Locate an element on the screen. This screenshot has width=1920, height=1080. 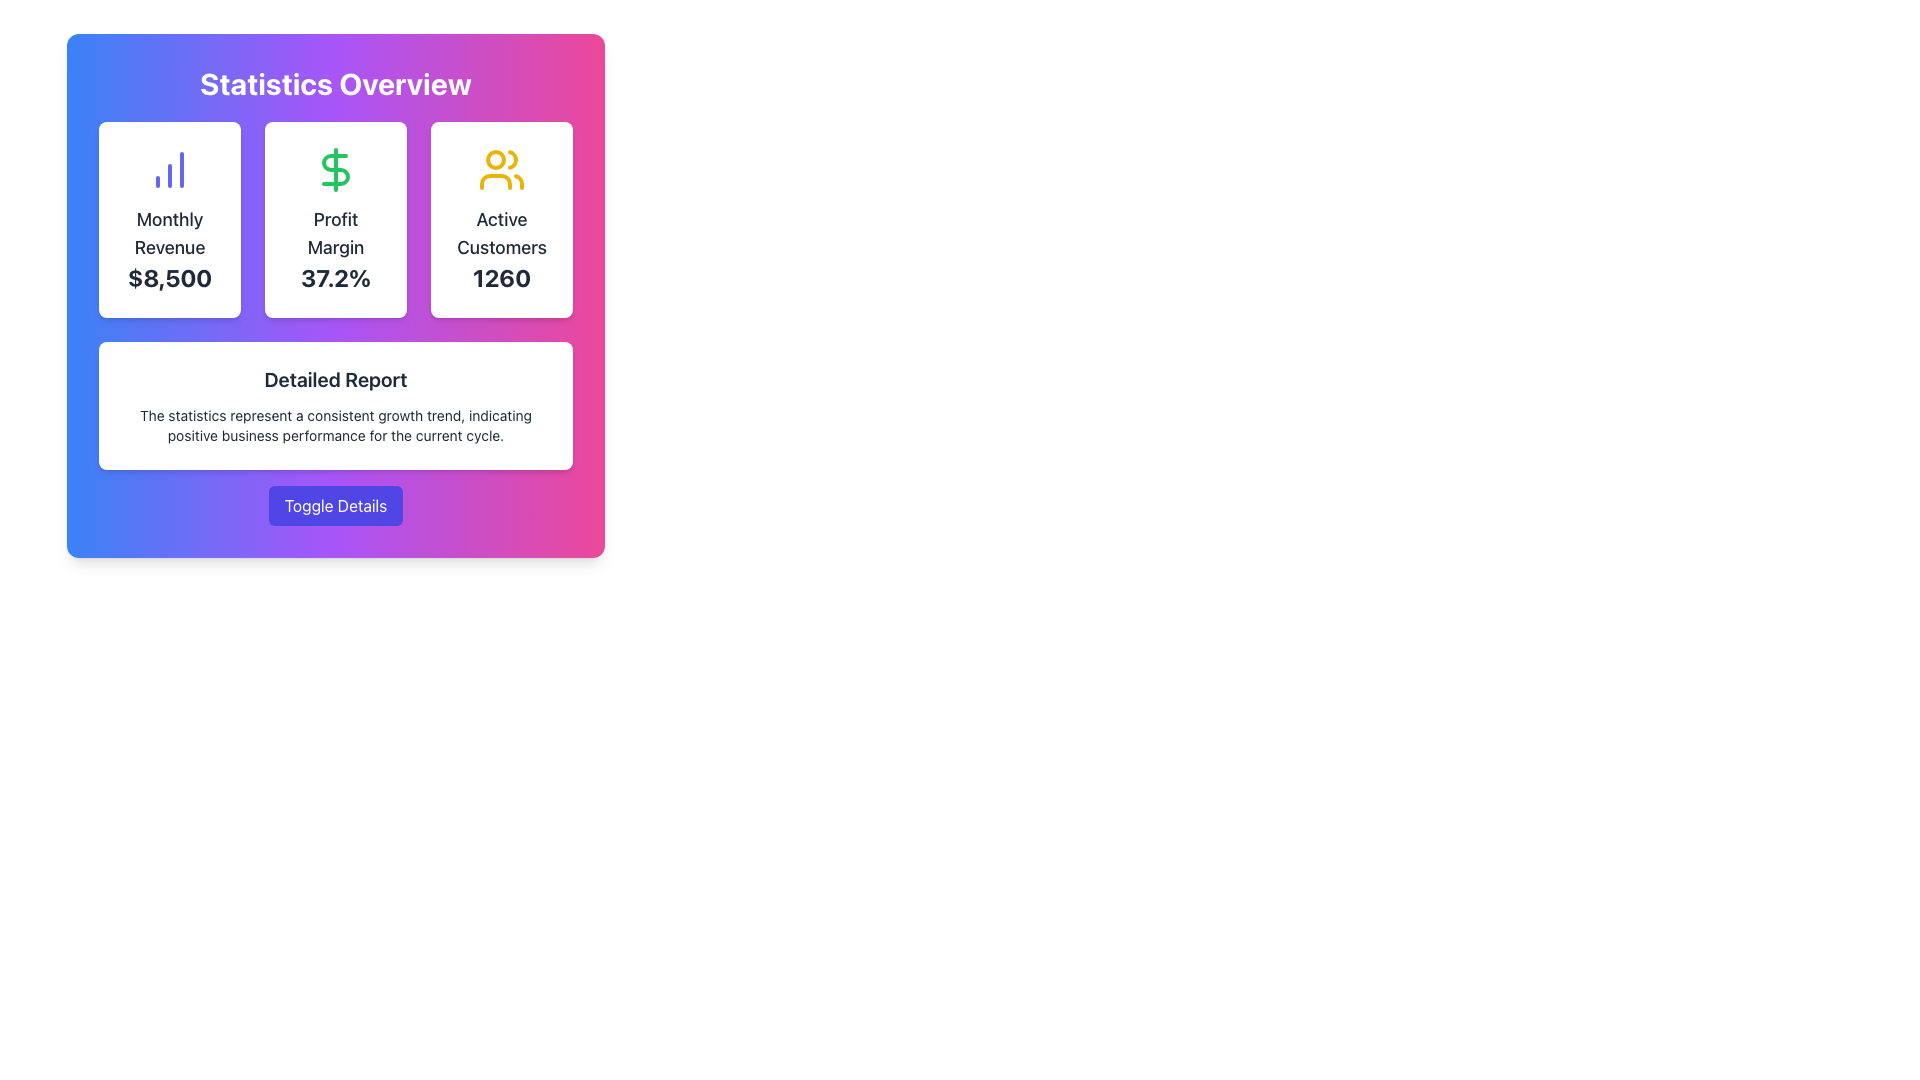
the informational display card that shows the profit margin percentage, located in the center column under 'Statistics Overview', between 'Monthly Revenue' and 'Active Customers' is located at coordinates (336, 219).